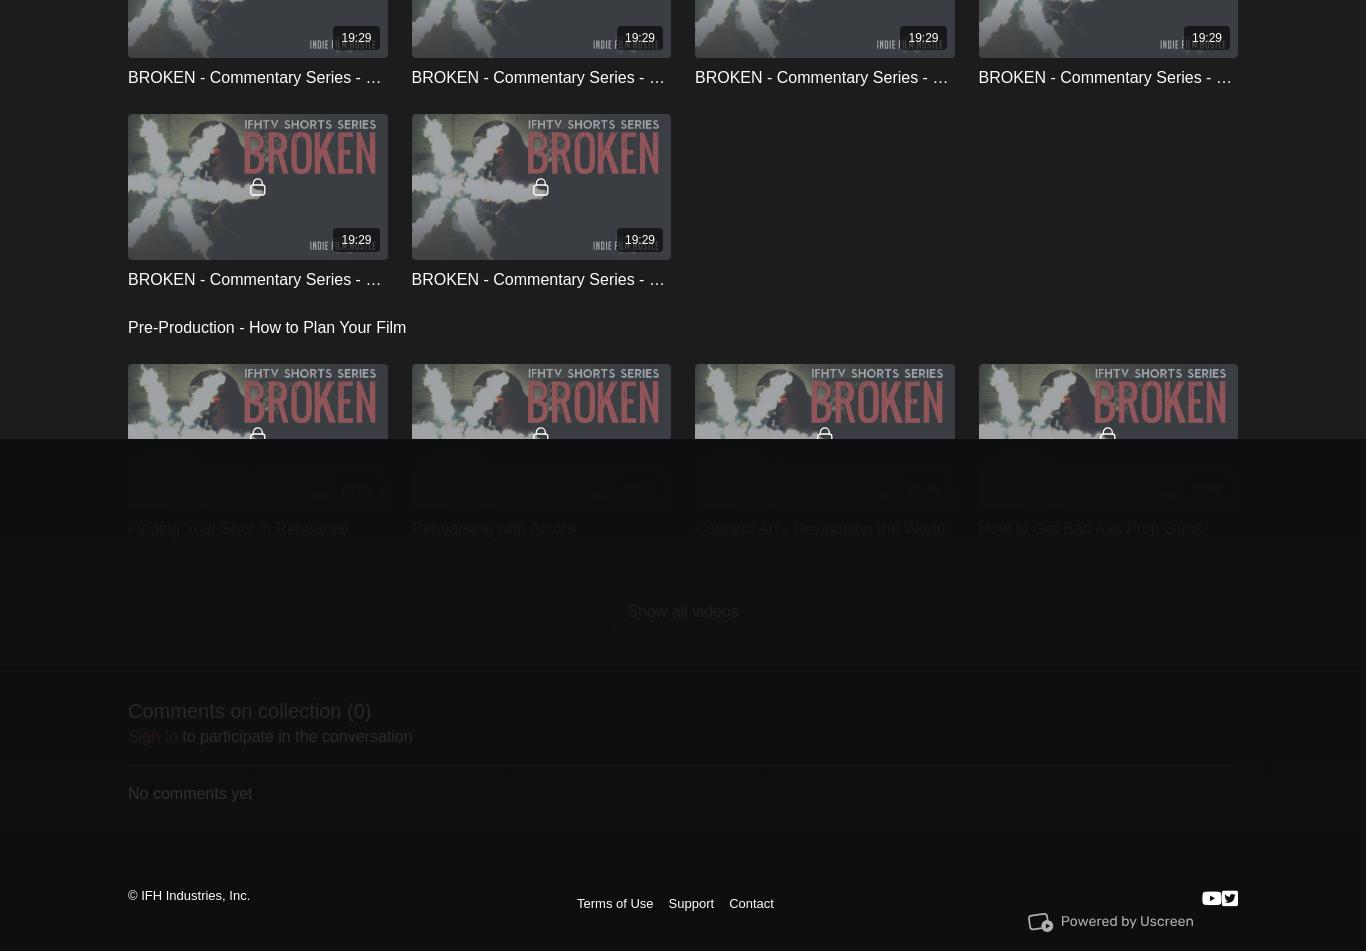 The height and width of the screenshot is (951, 1366). What do you see at coordinates (828, 77) in the screenshot?
I see `'BROKEN - Commentary Series - Cast'` at bounding box center [828, 77].